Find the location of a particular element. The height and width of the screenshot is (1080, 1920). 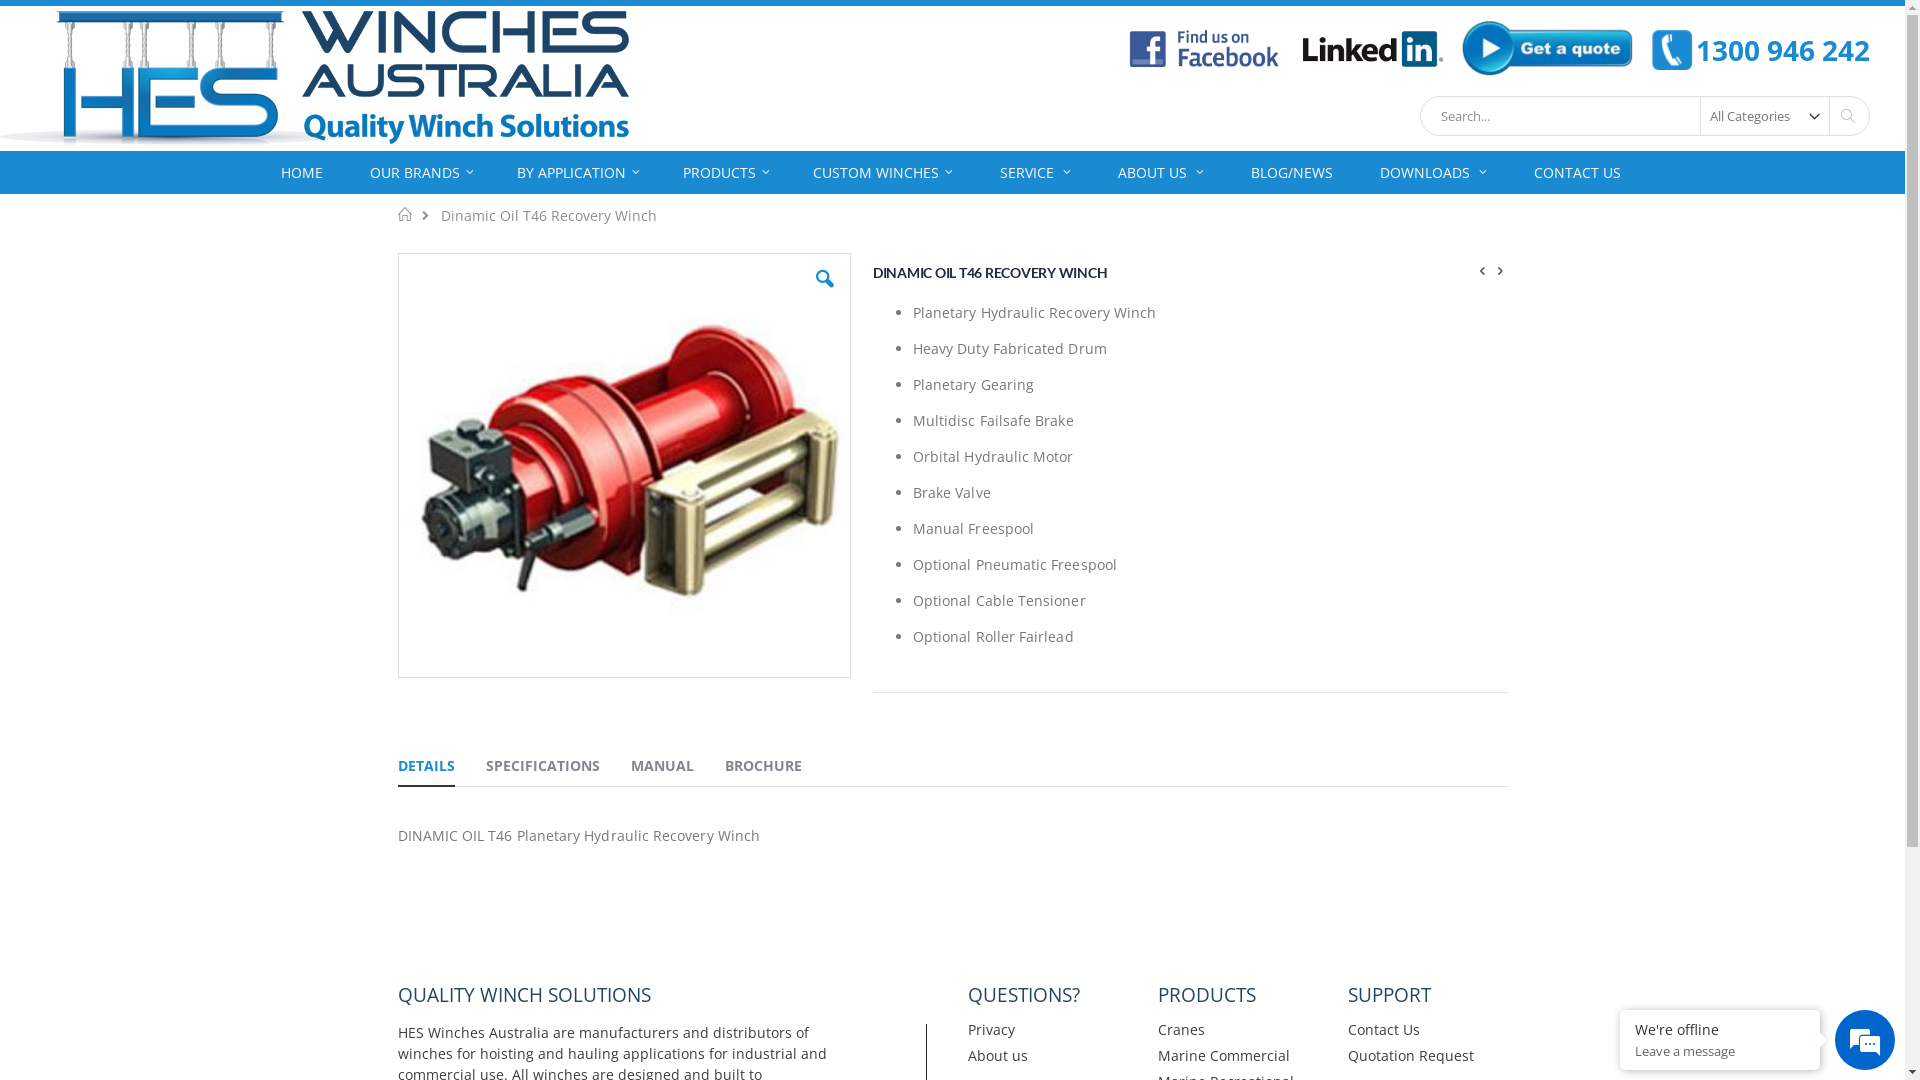

'BY APPLICATION' is located at coordinates (577, 171).